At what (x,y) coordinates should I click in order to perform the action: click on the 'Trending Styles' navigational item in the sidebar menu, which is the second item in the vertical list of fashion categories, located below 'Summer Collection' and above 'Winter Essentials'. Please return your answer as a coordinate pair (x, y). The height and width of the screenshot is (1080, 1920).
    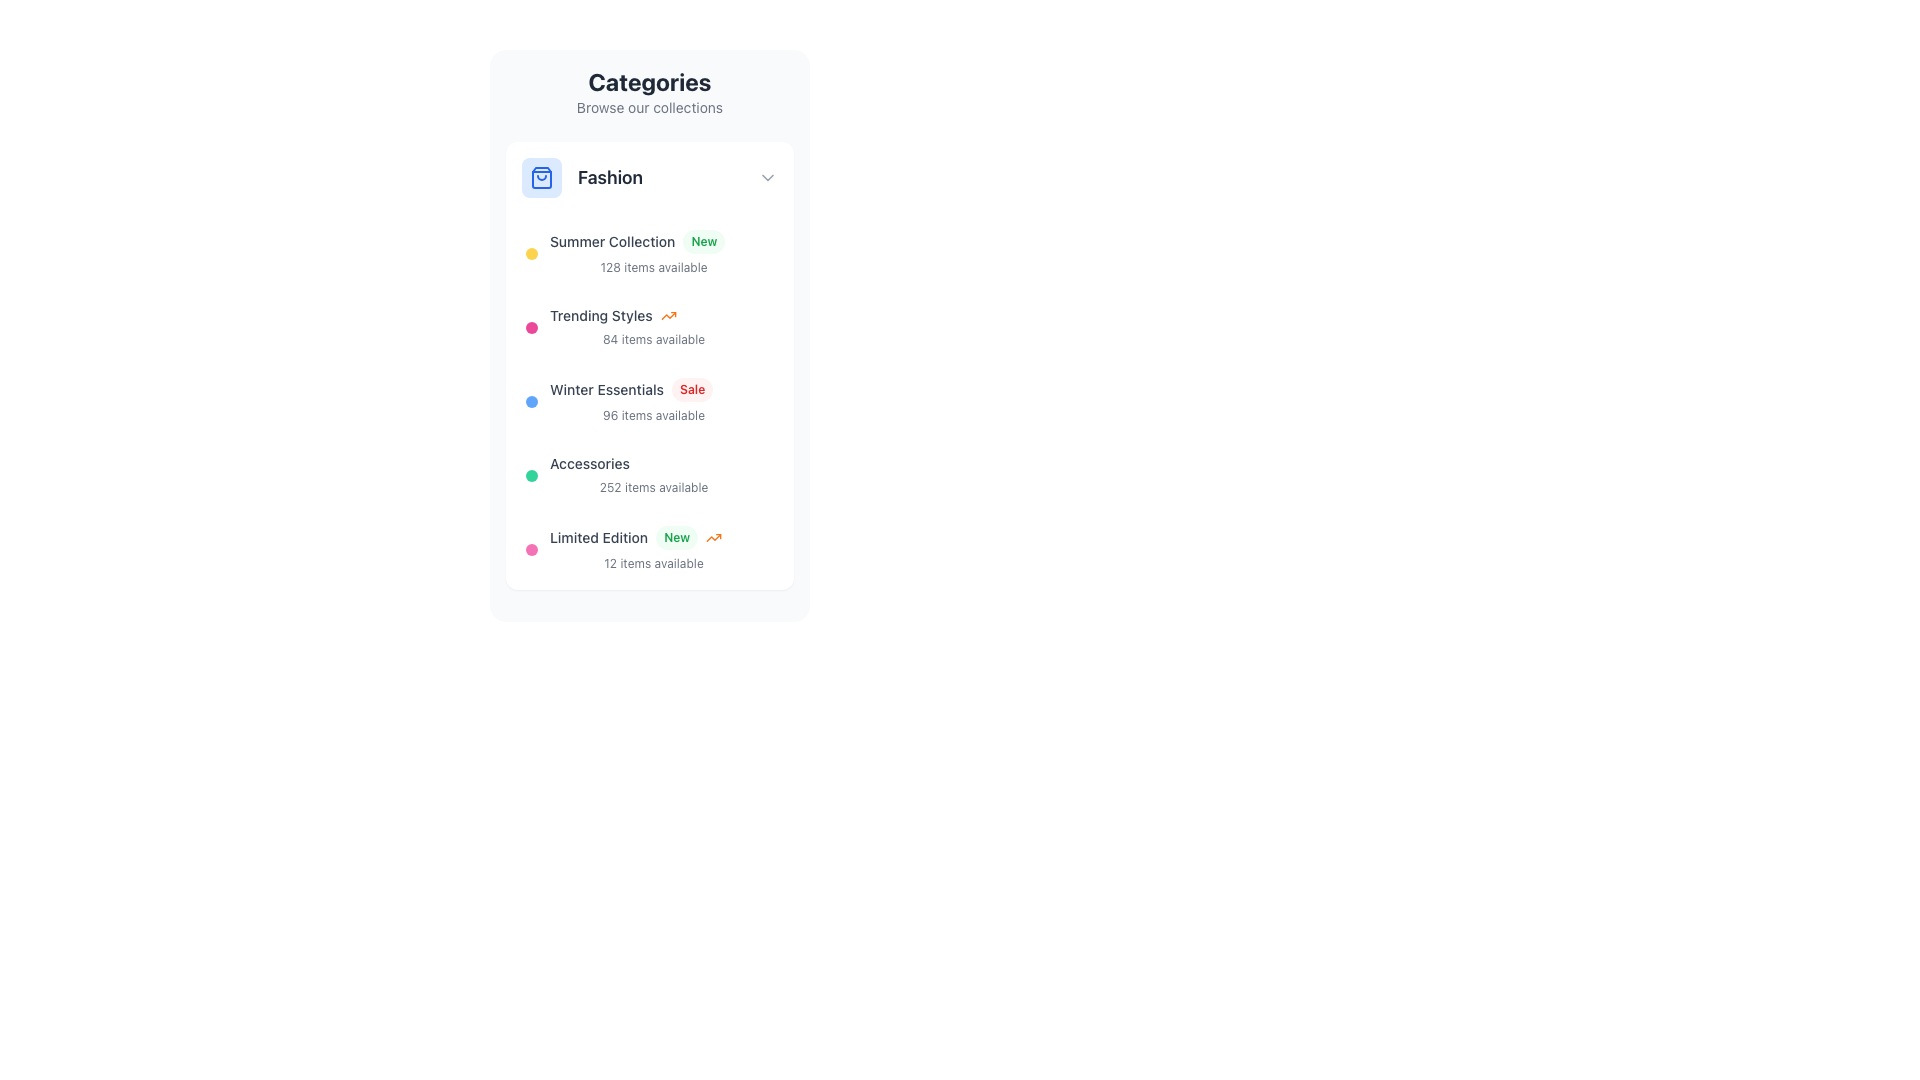
    Looking at the image, I should click on (653, 326).